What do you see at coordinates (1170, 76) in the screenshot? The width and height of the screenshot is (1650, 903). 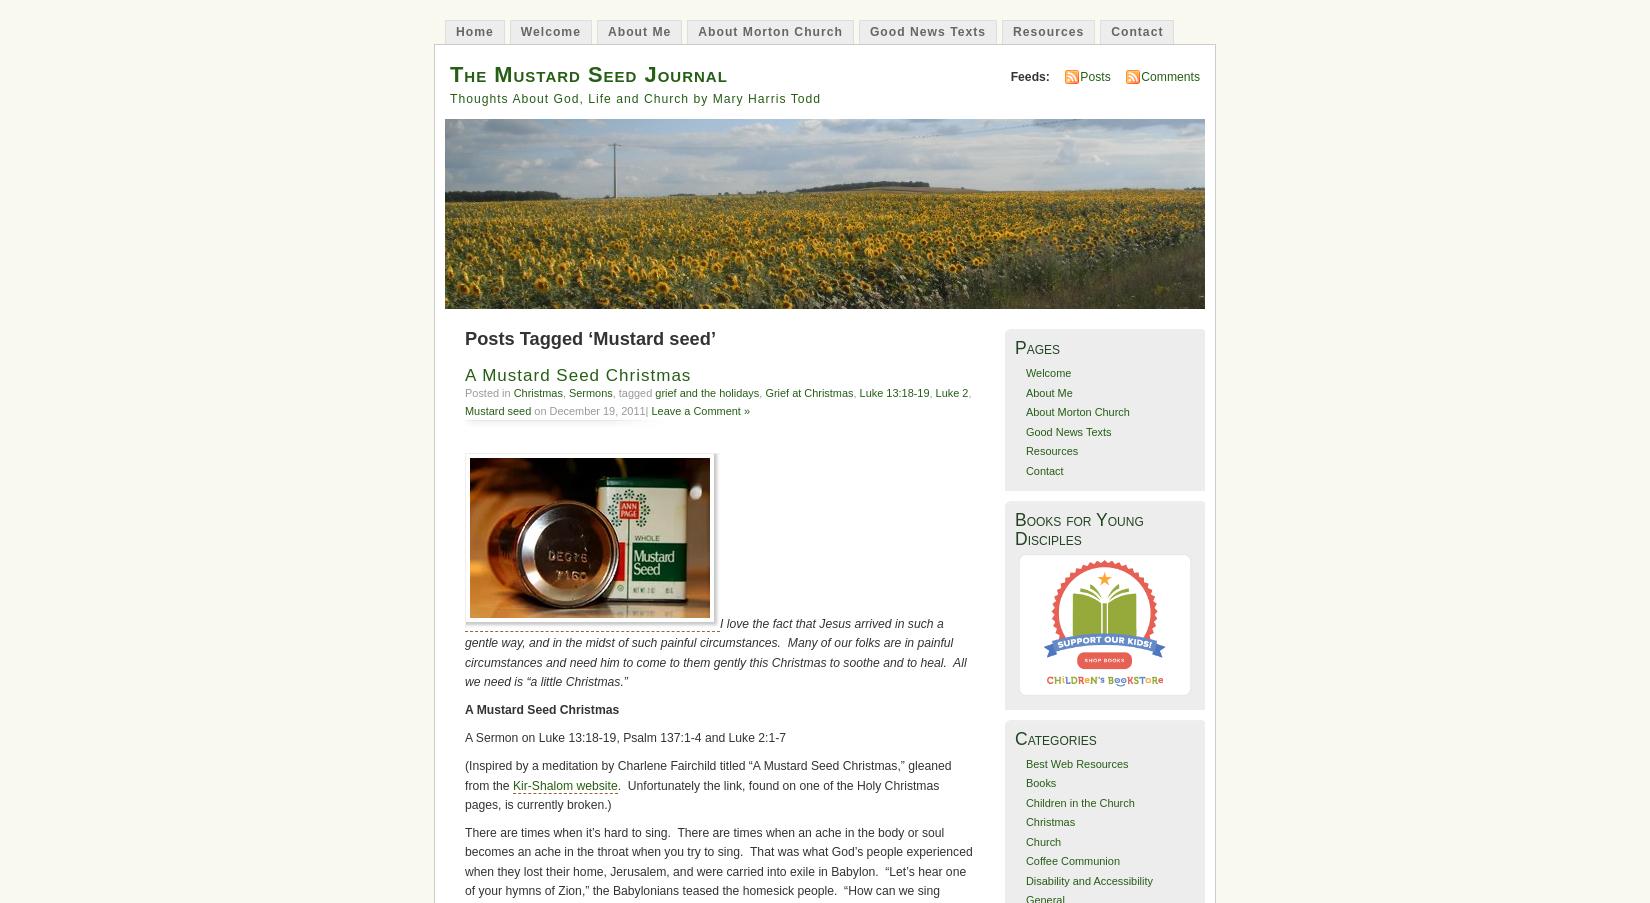 I see `'Comments'` at bounding box center [1170, 76].